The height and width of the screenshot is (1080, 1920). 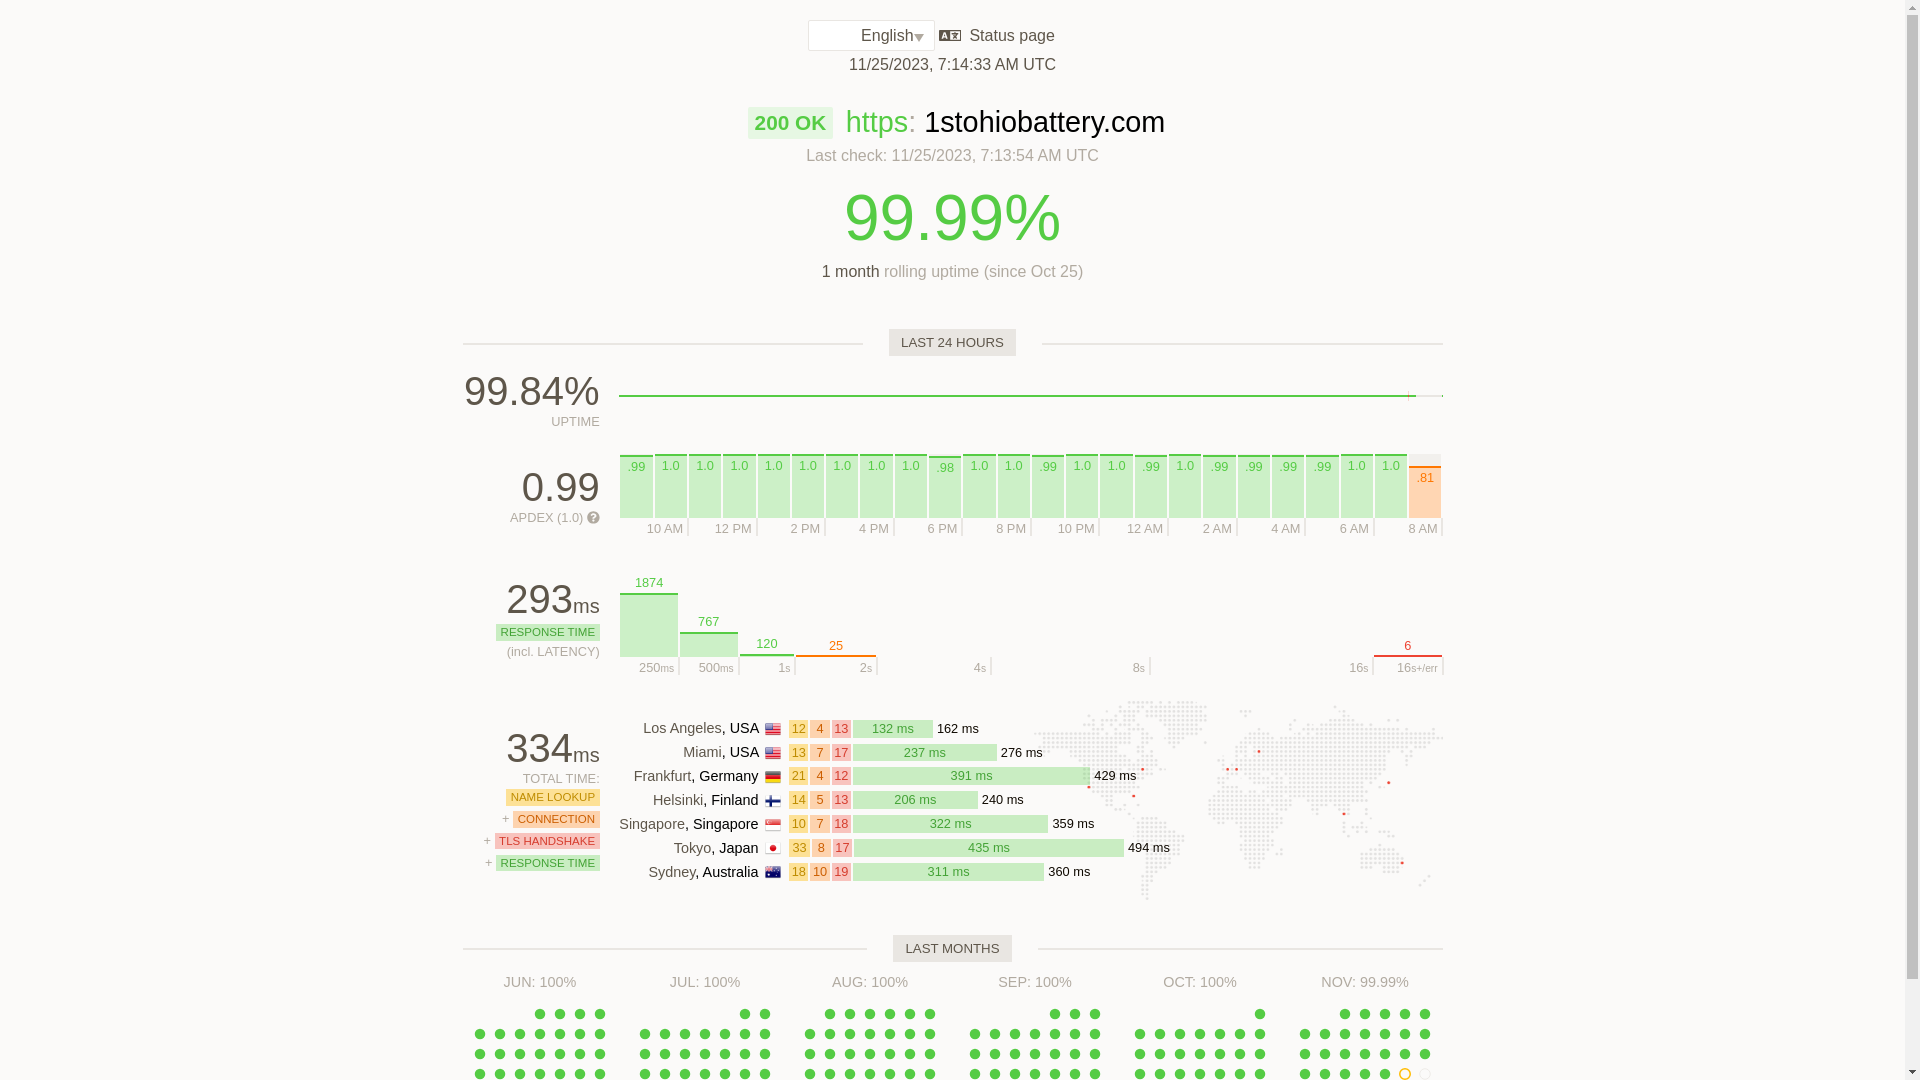 What do you see at coordinates (849, 1014) in the screenshot?
I see `'<small>Aug 02:</small> No downtime'` at bounding box center [849, 1014].